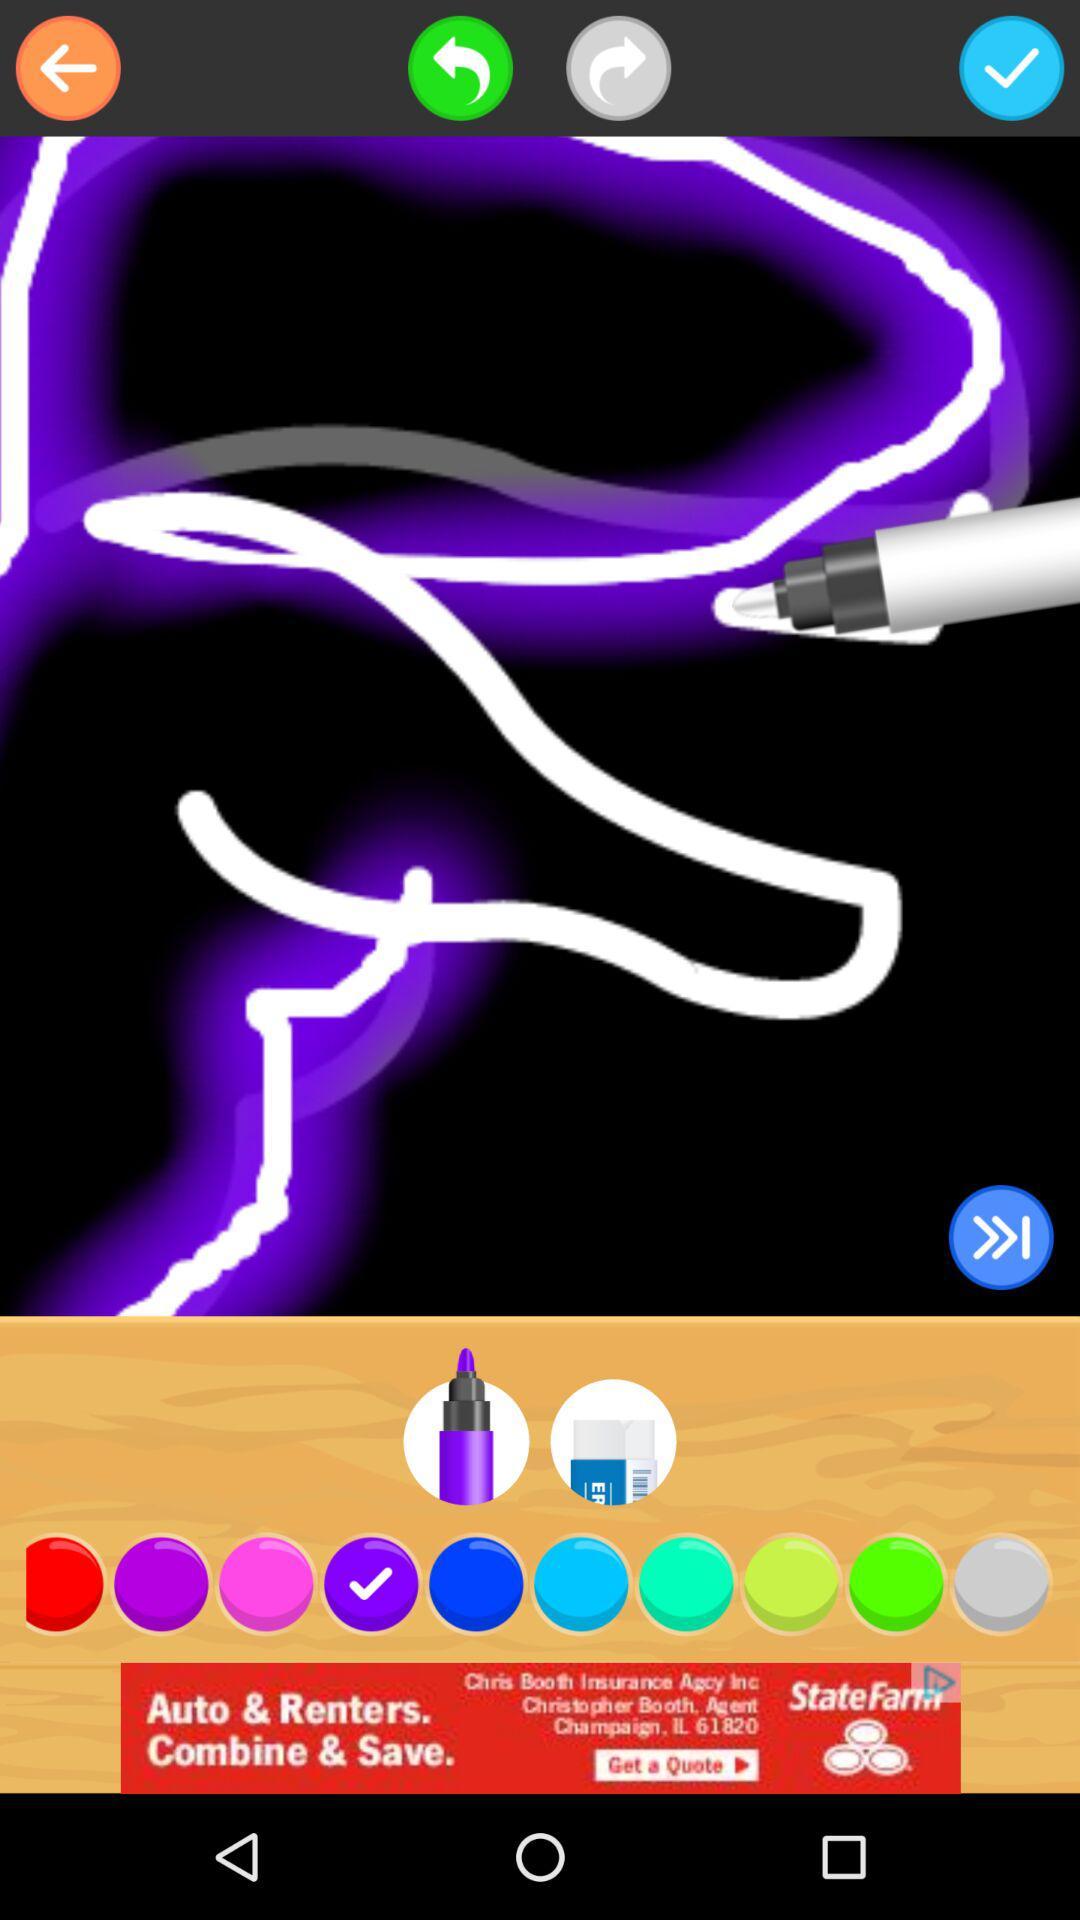  I want to click on redo last action, so click(617, 68).